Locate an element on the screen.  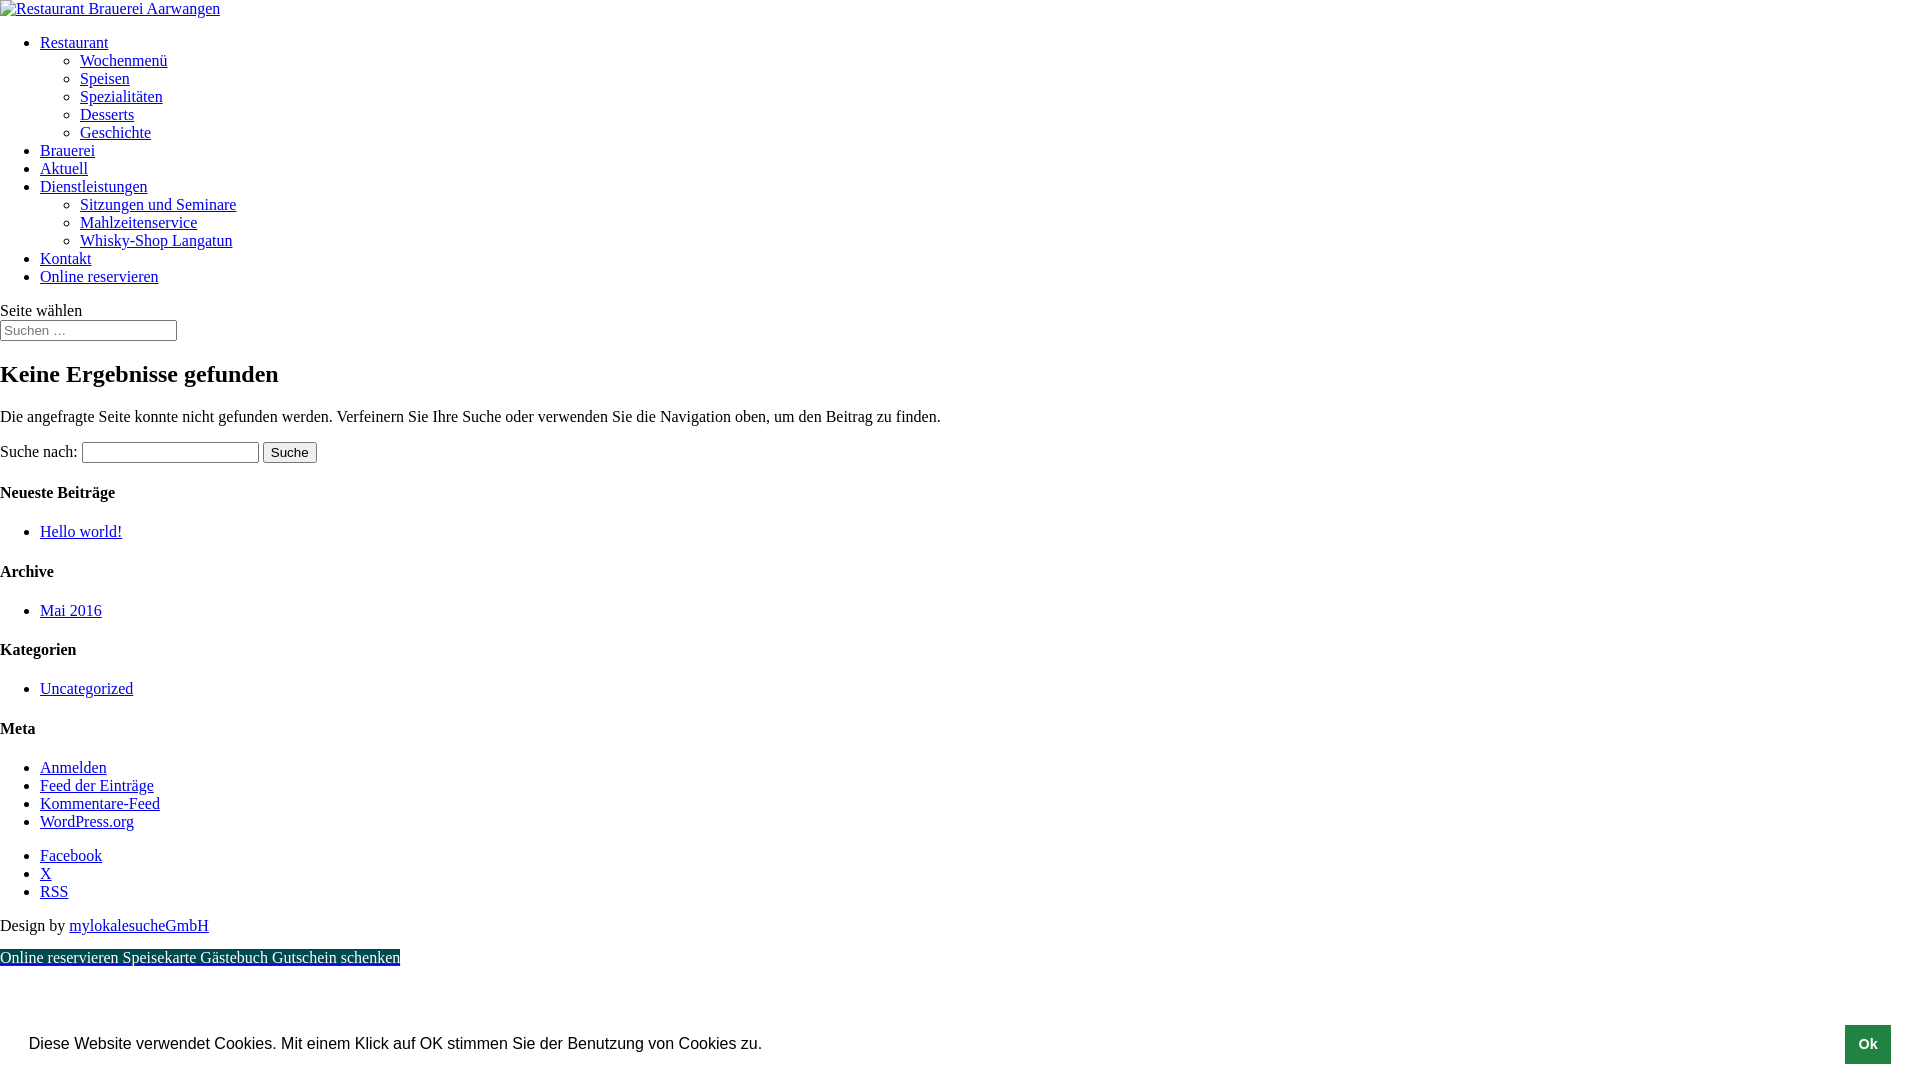
'Aktuell' is located at coordinates (39, 167).